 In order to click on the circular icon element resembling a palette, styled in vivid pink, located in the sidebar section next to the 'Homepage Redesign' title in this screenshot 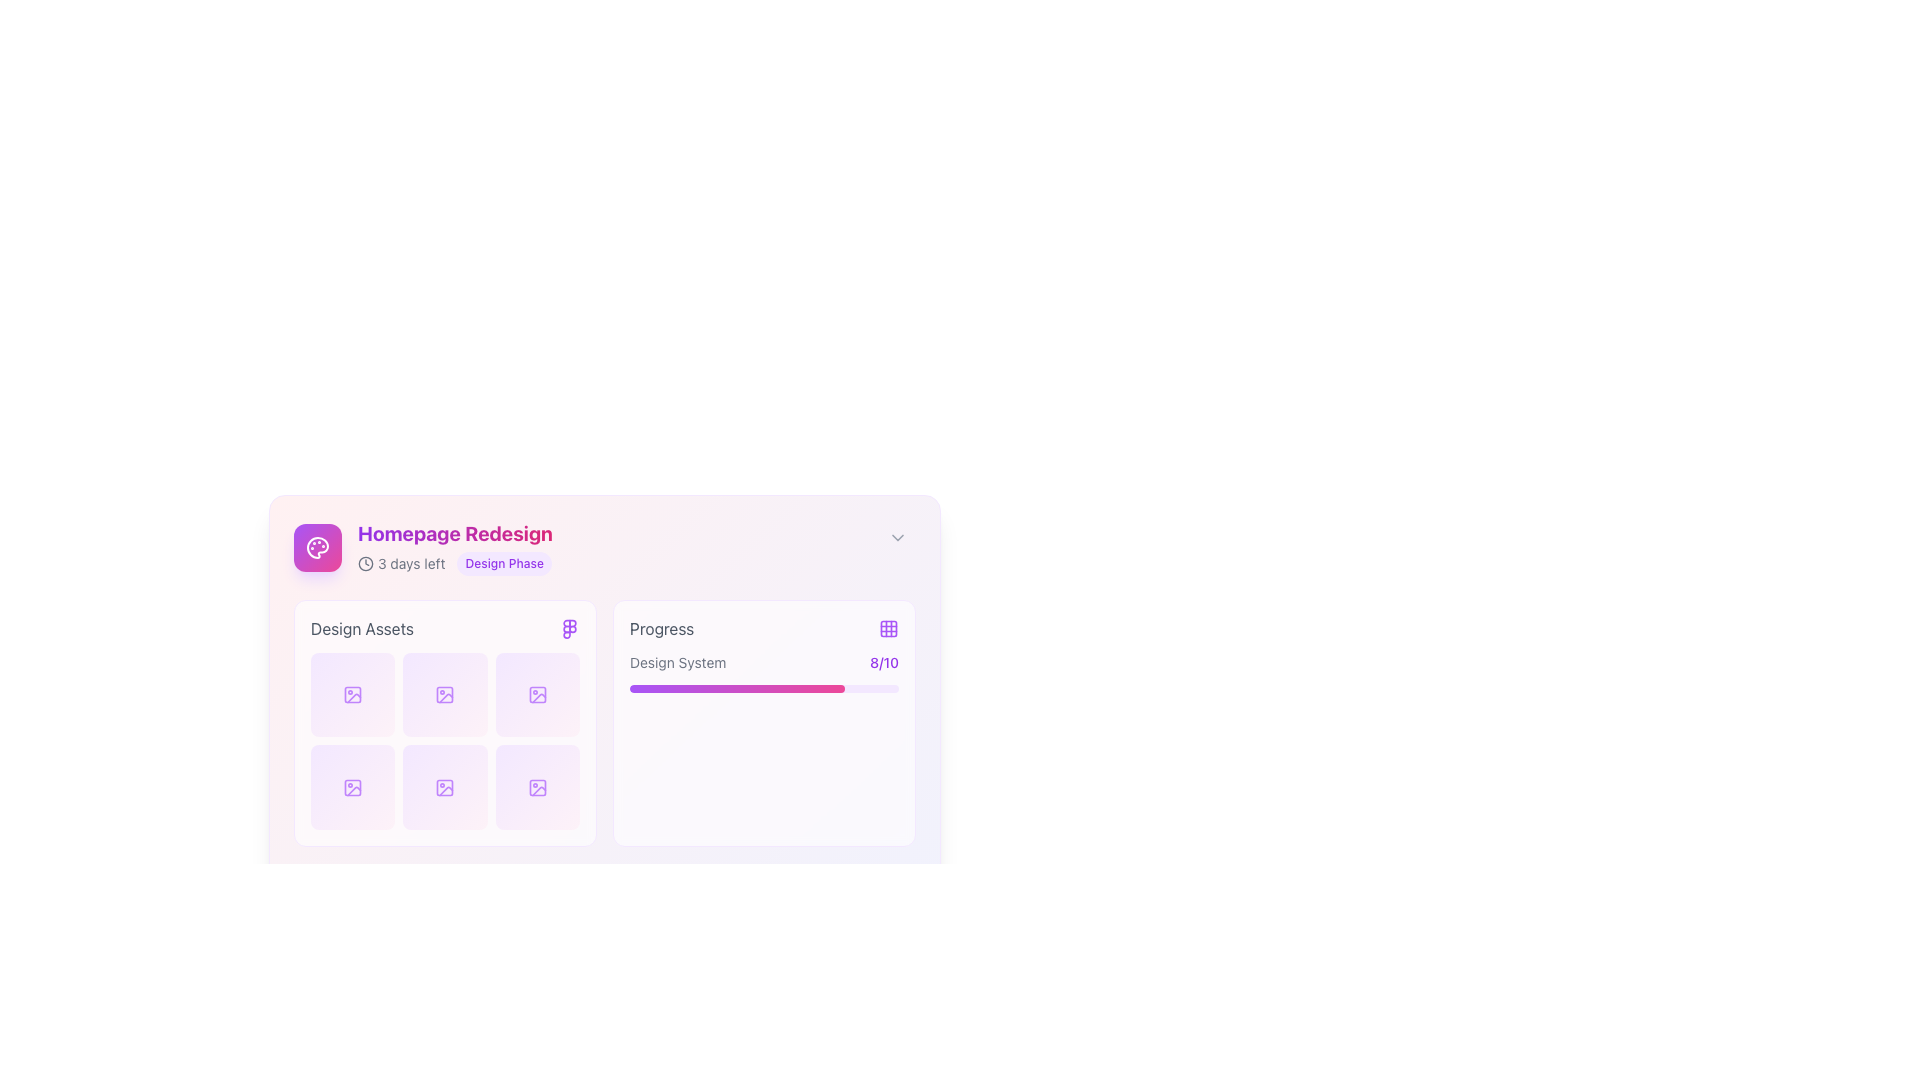, I will do `click(316, 547)`.